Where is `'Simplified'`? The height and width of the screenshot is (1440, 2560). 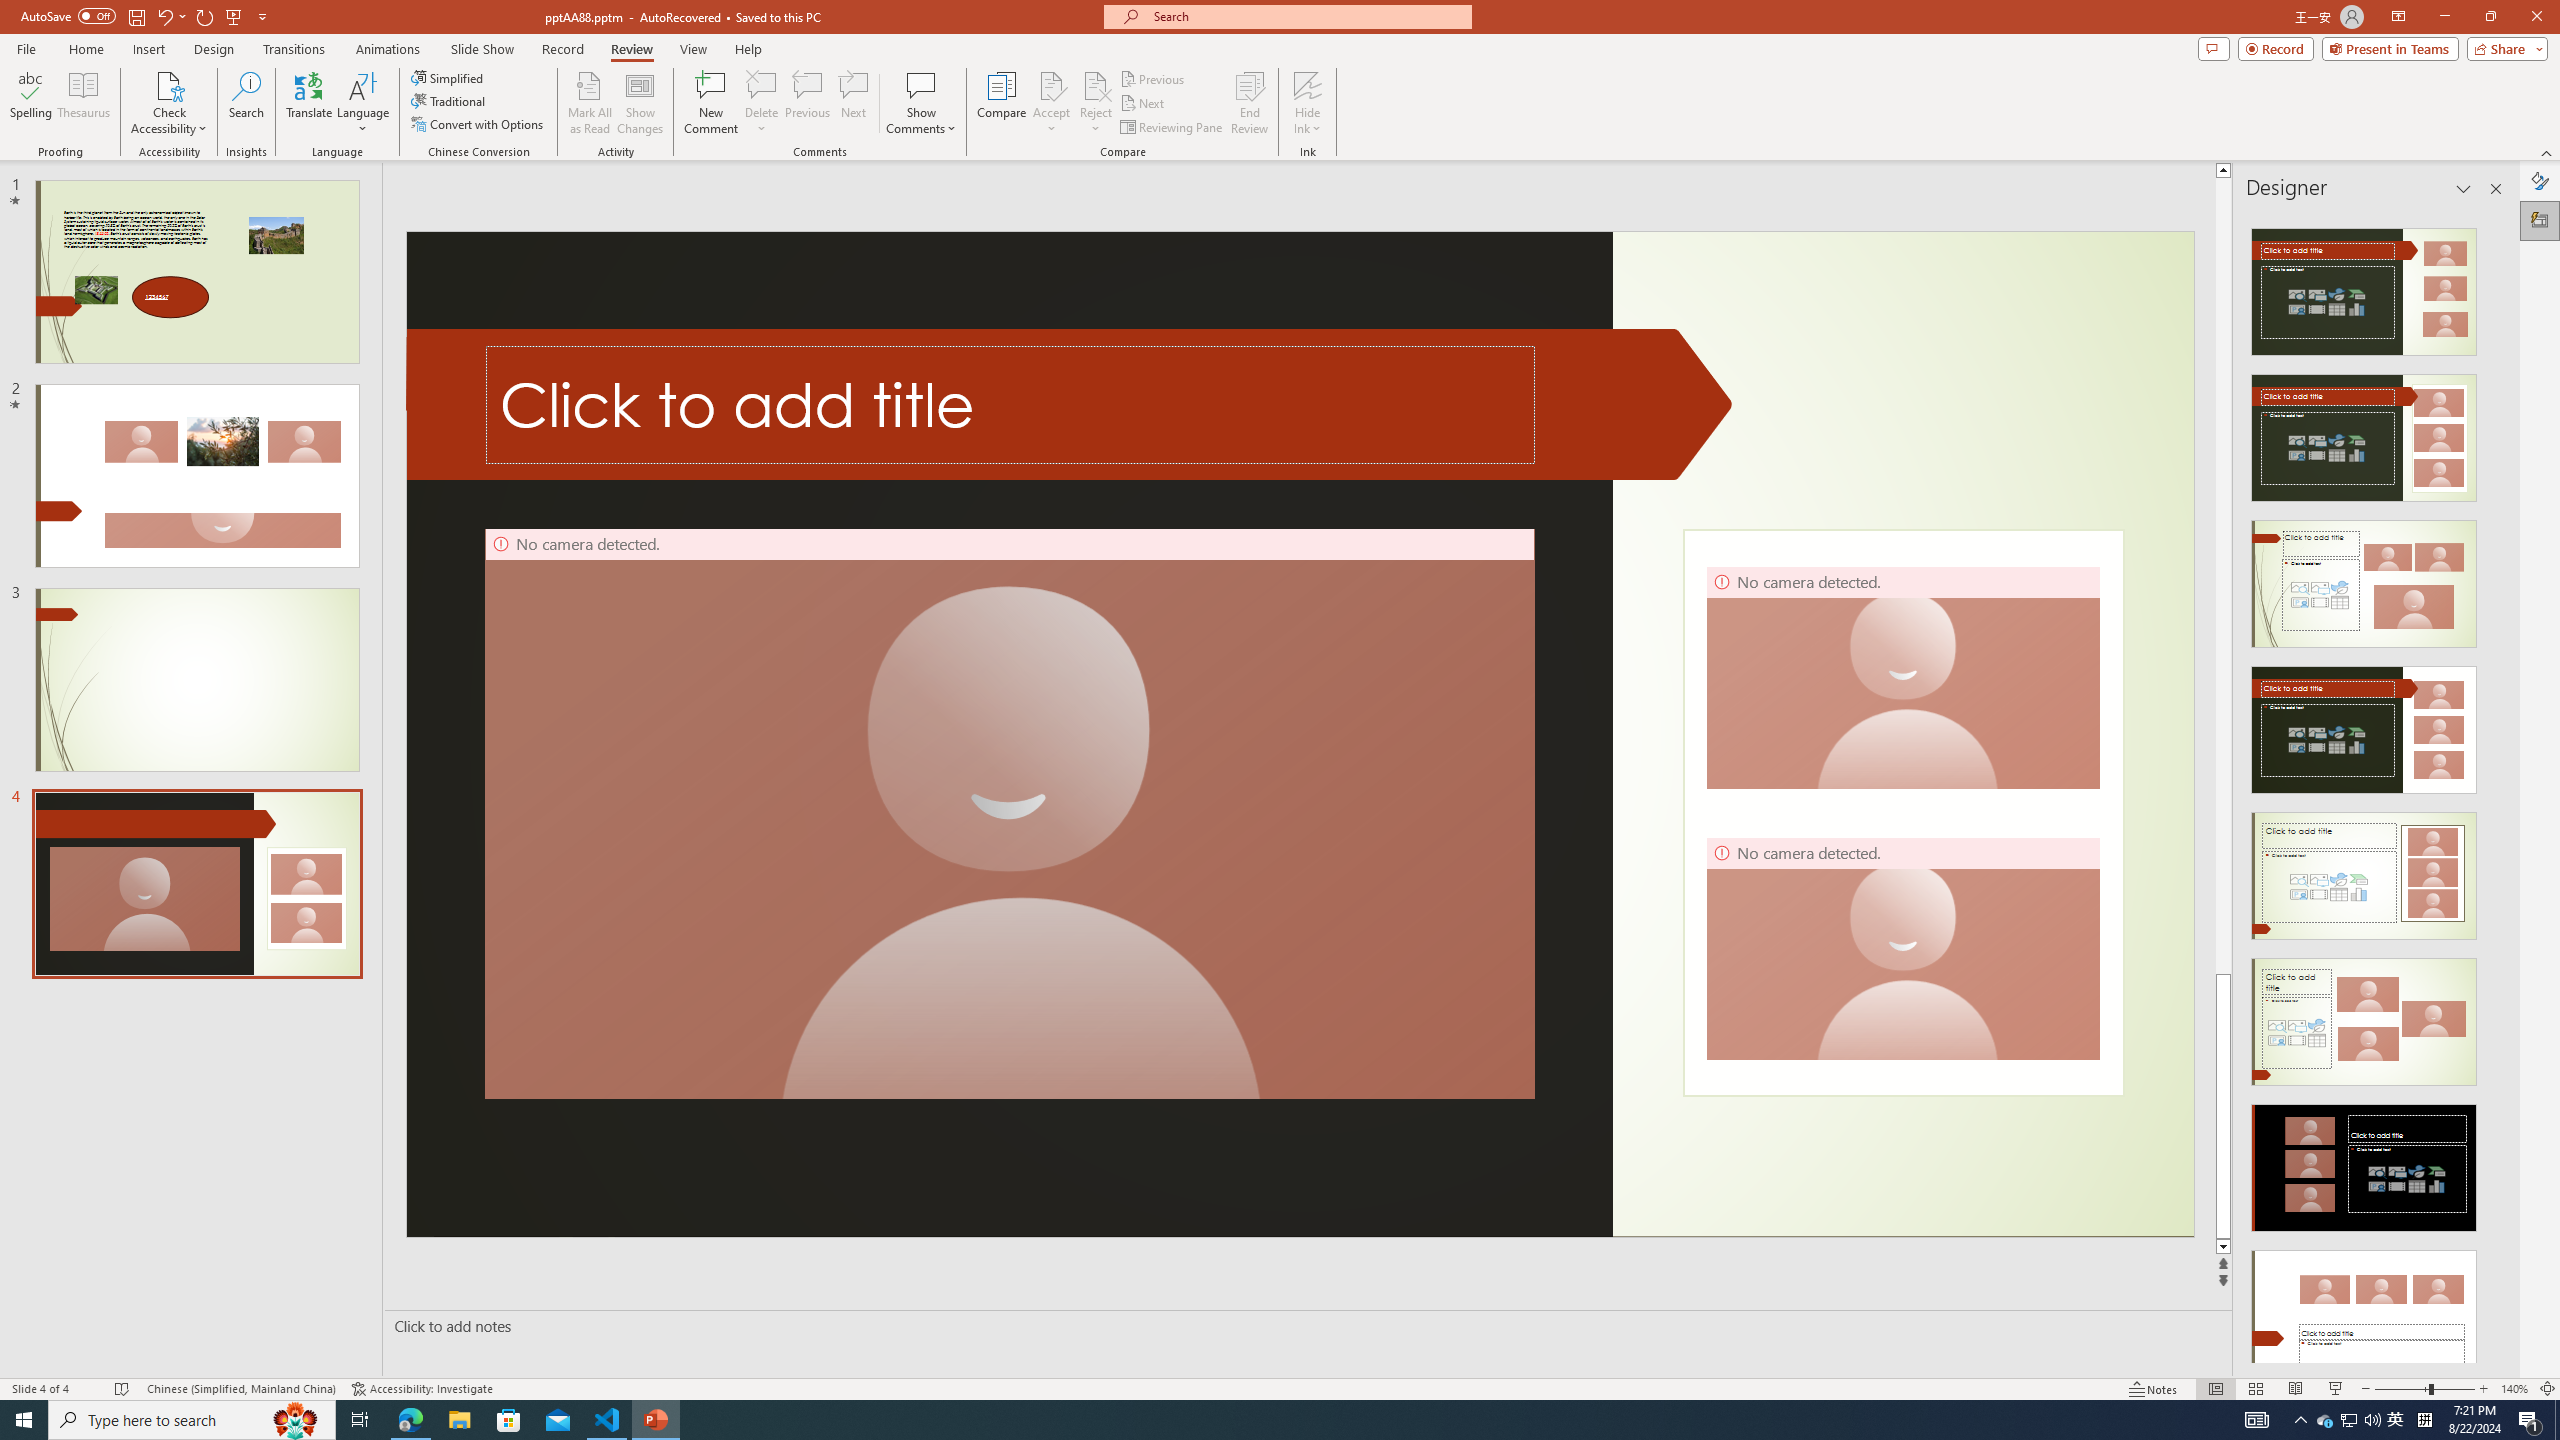
'Simplified' is located at coordinates (448, 77).